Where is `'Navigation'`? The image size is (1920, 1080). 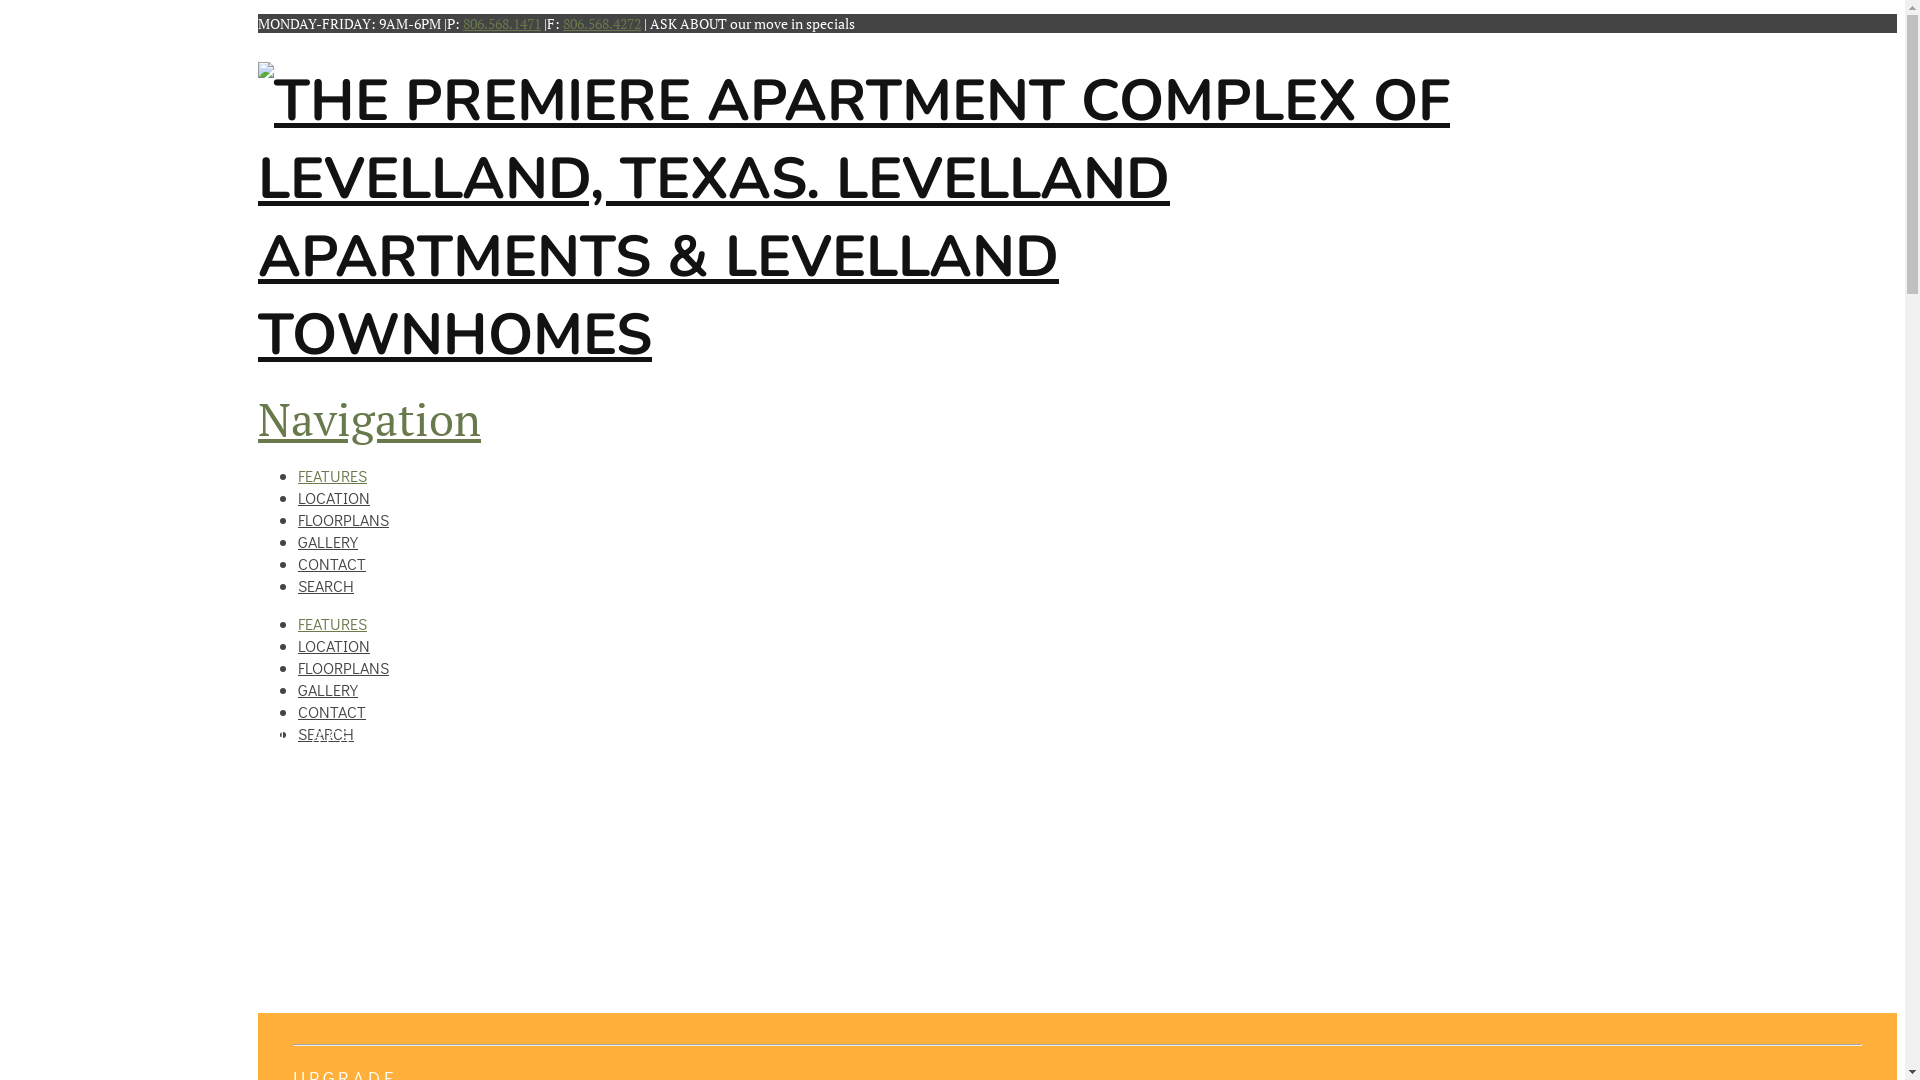 'Navigation' is located at coordinates (369, 418).